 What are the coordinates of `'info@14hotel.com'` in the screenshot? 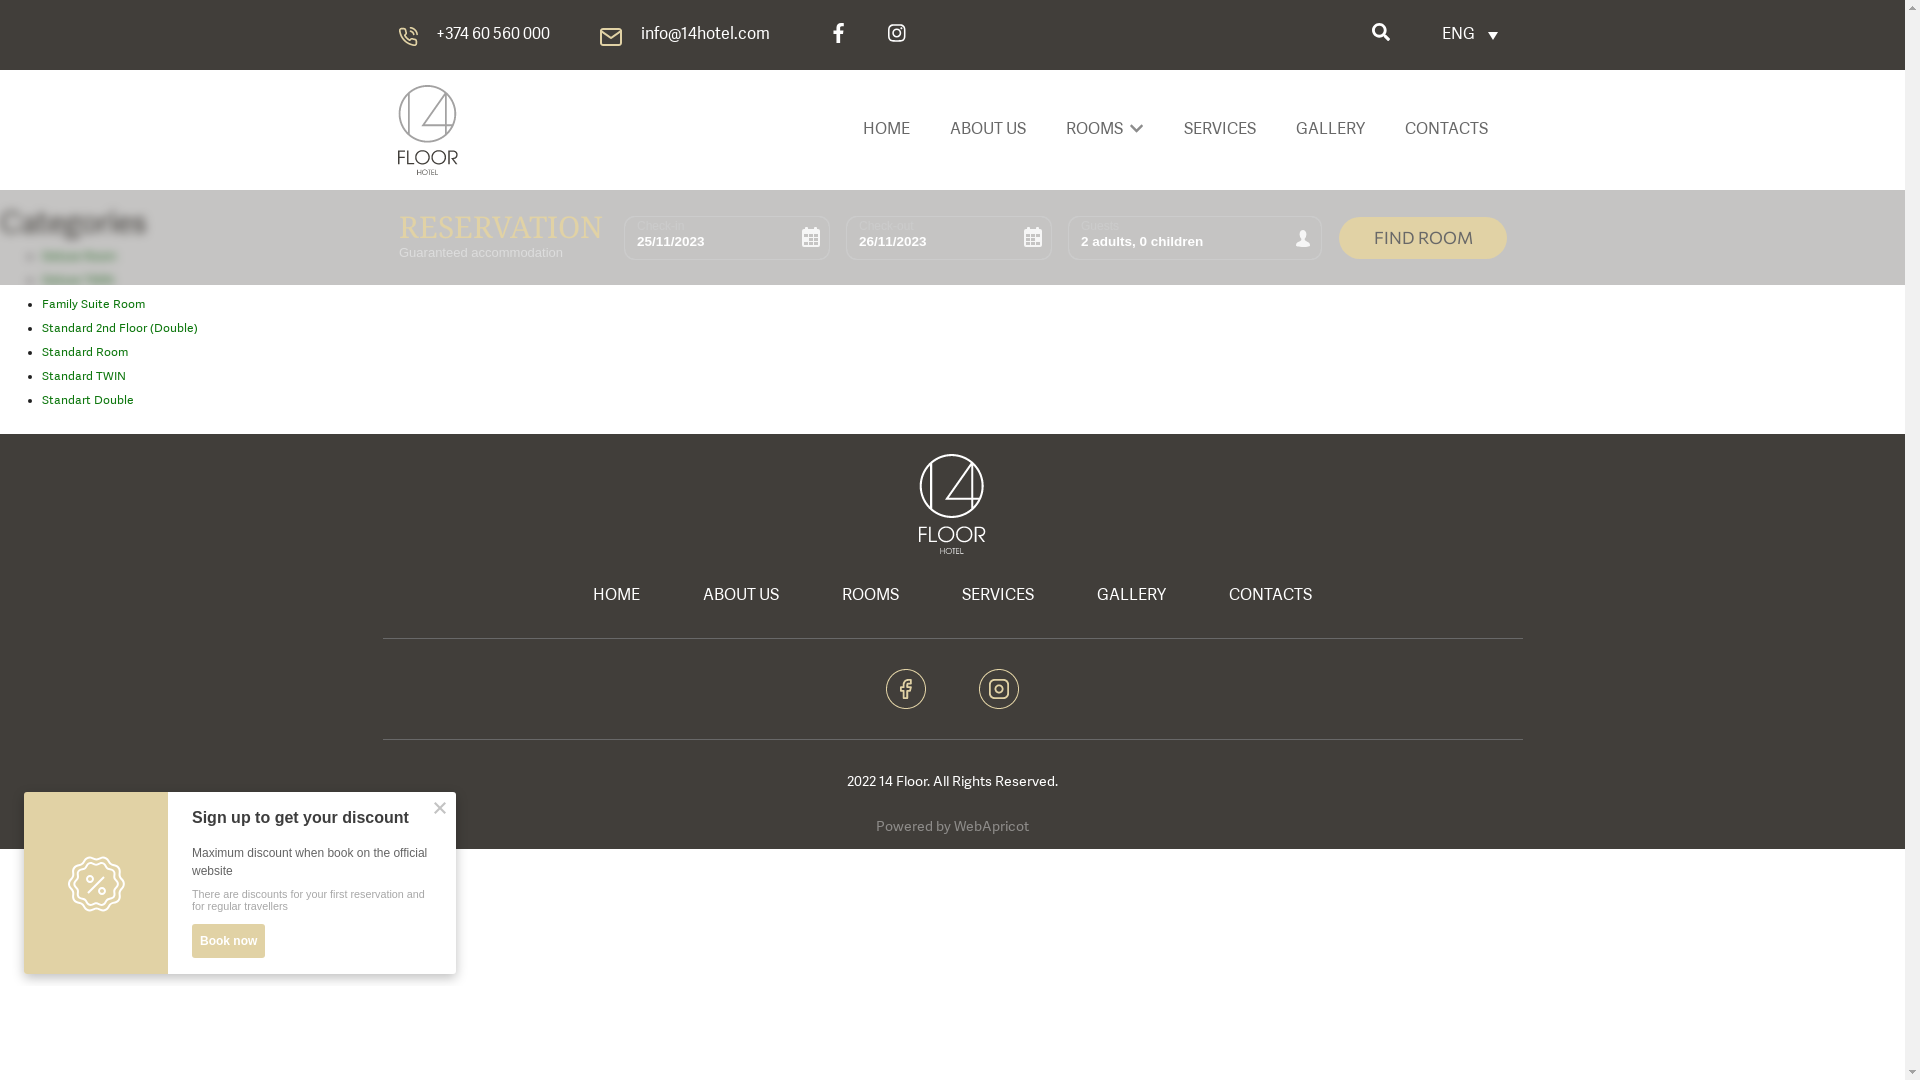 It's located at (704, 34).